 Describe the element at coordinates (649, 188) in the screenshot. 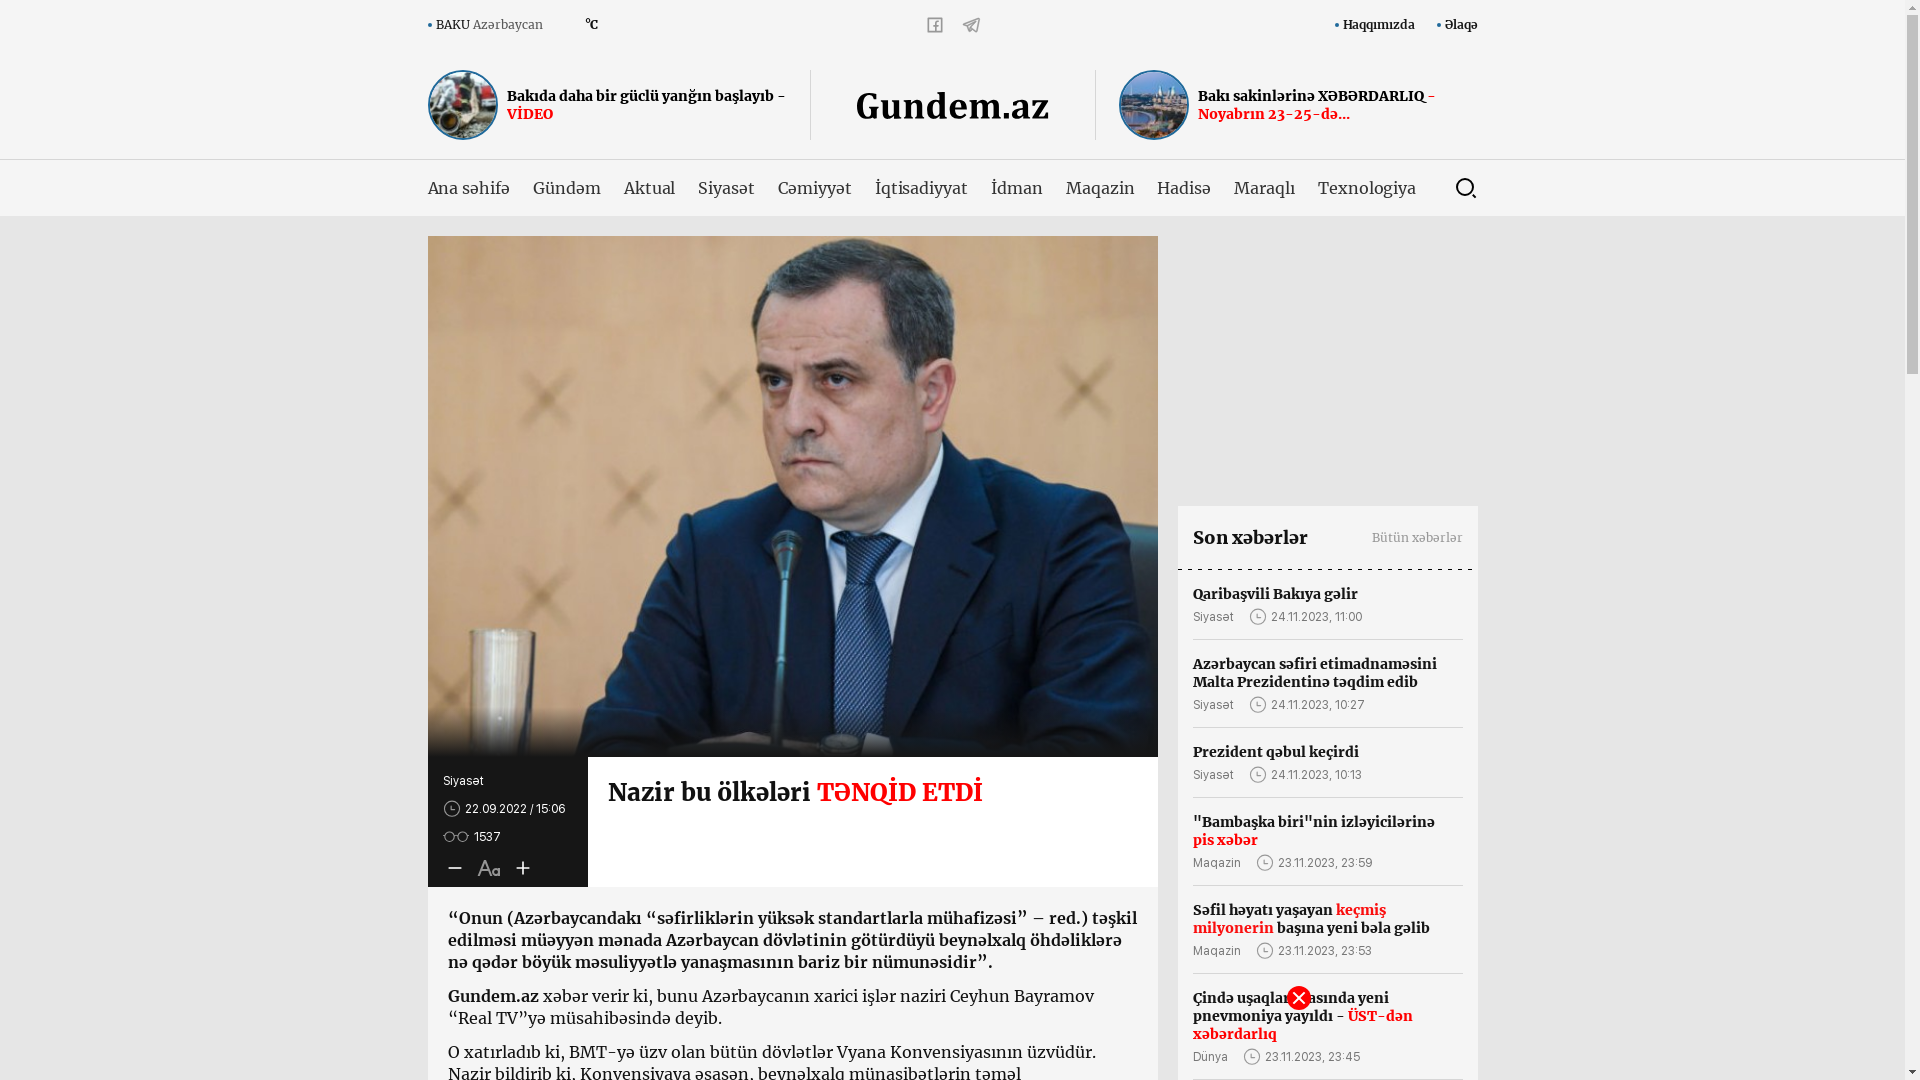

I see `'Aktual'` at that location.